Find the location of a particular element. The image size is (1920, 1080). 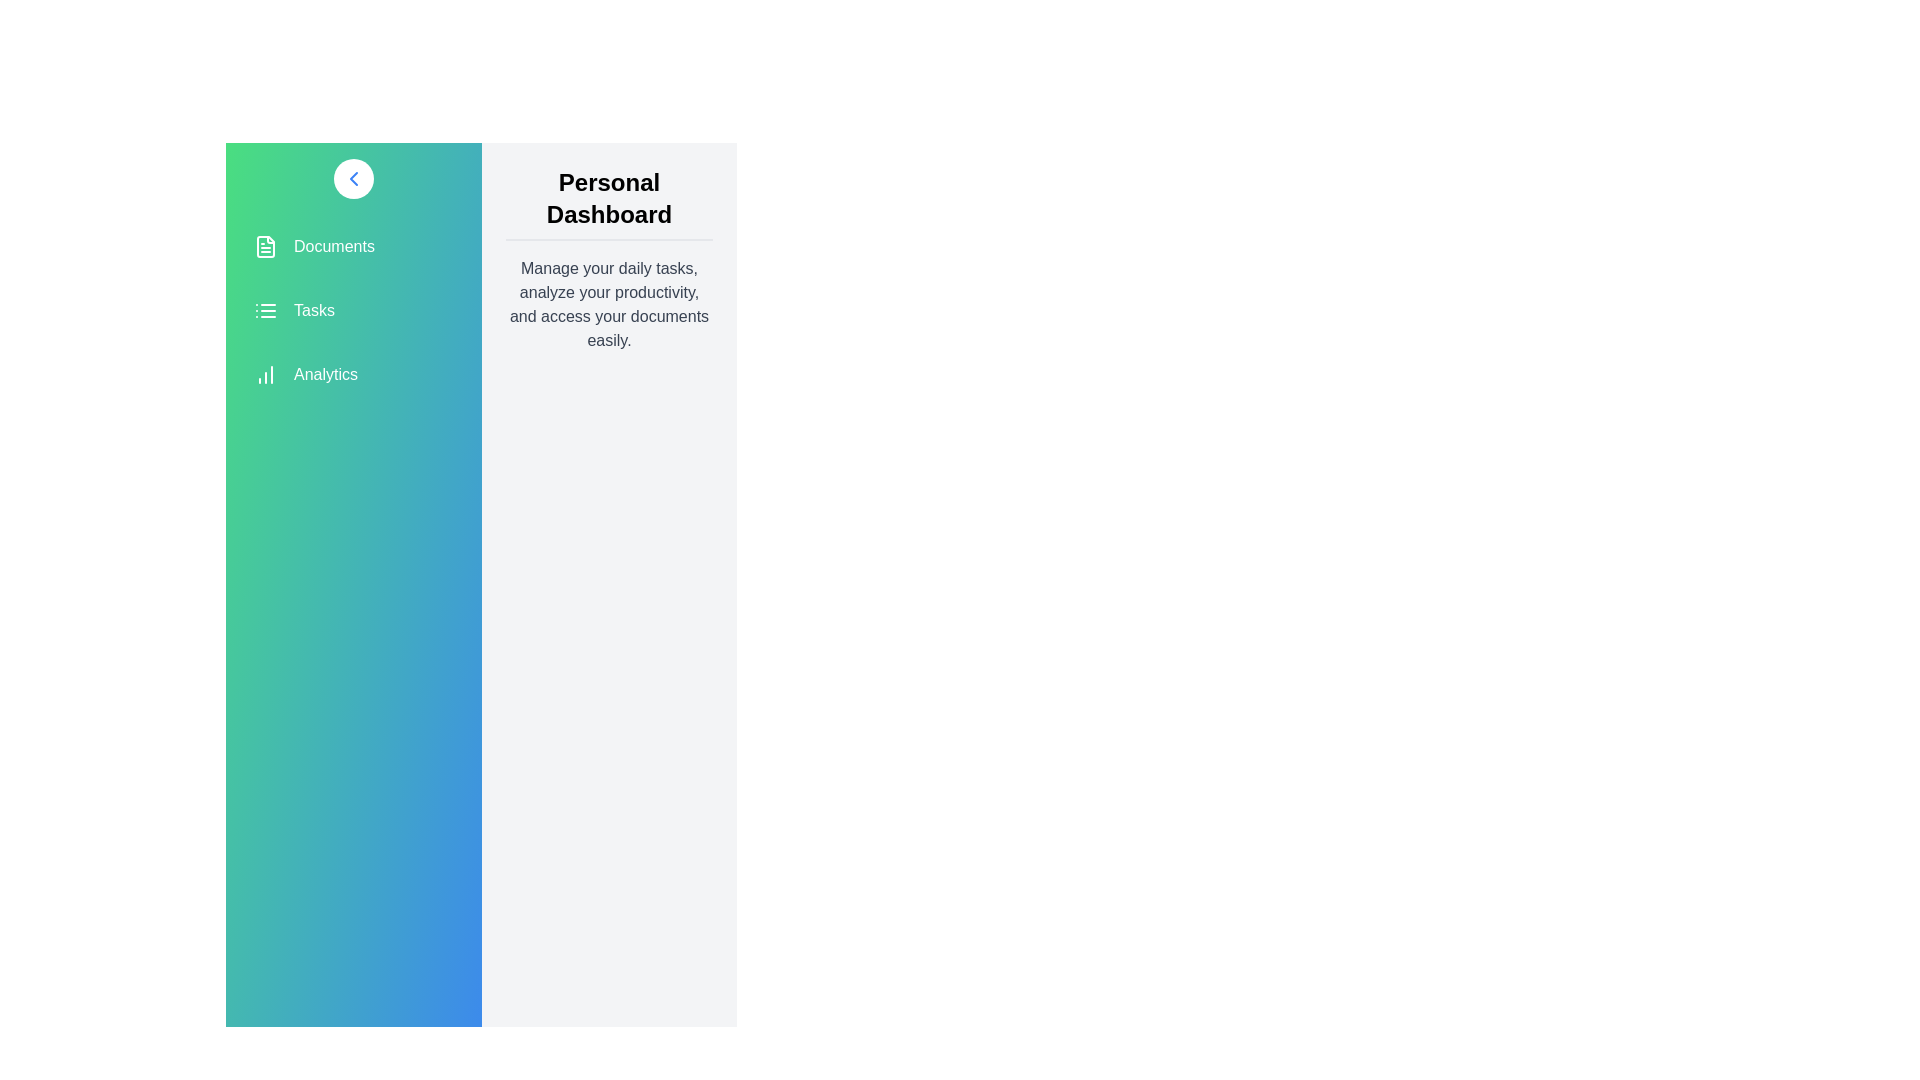

the menu item Analytics from the sidebar menu is located at coordinates (354, 374).